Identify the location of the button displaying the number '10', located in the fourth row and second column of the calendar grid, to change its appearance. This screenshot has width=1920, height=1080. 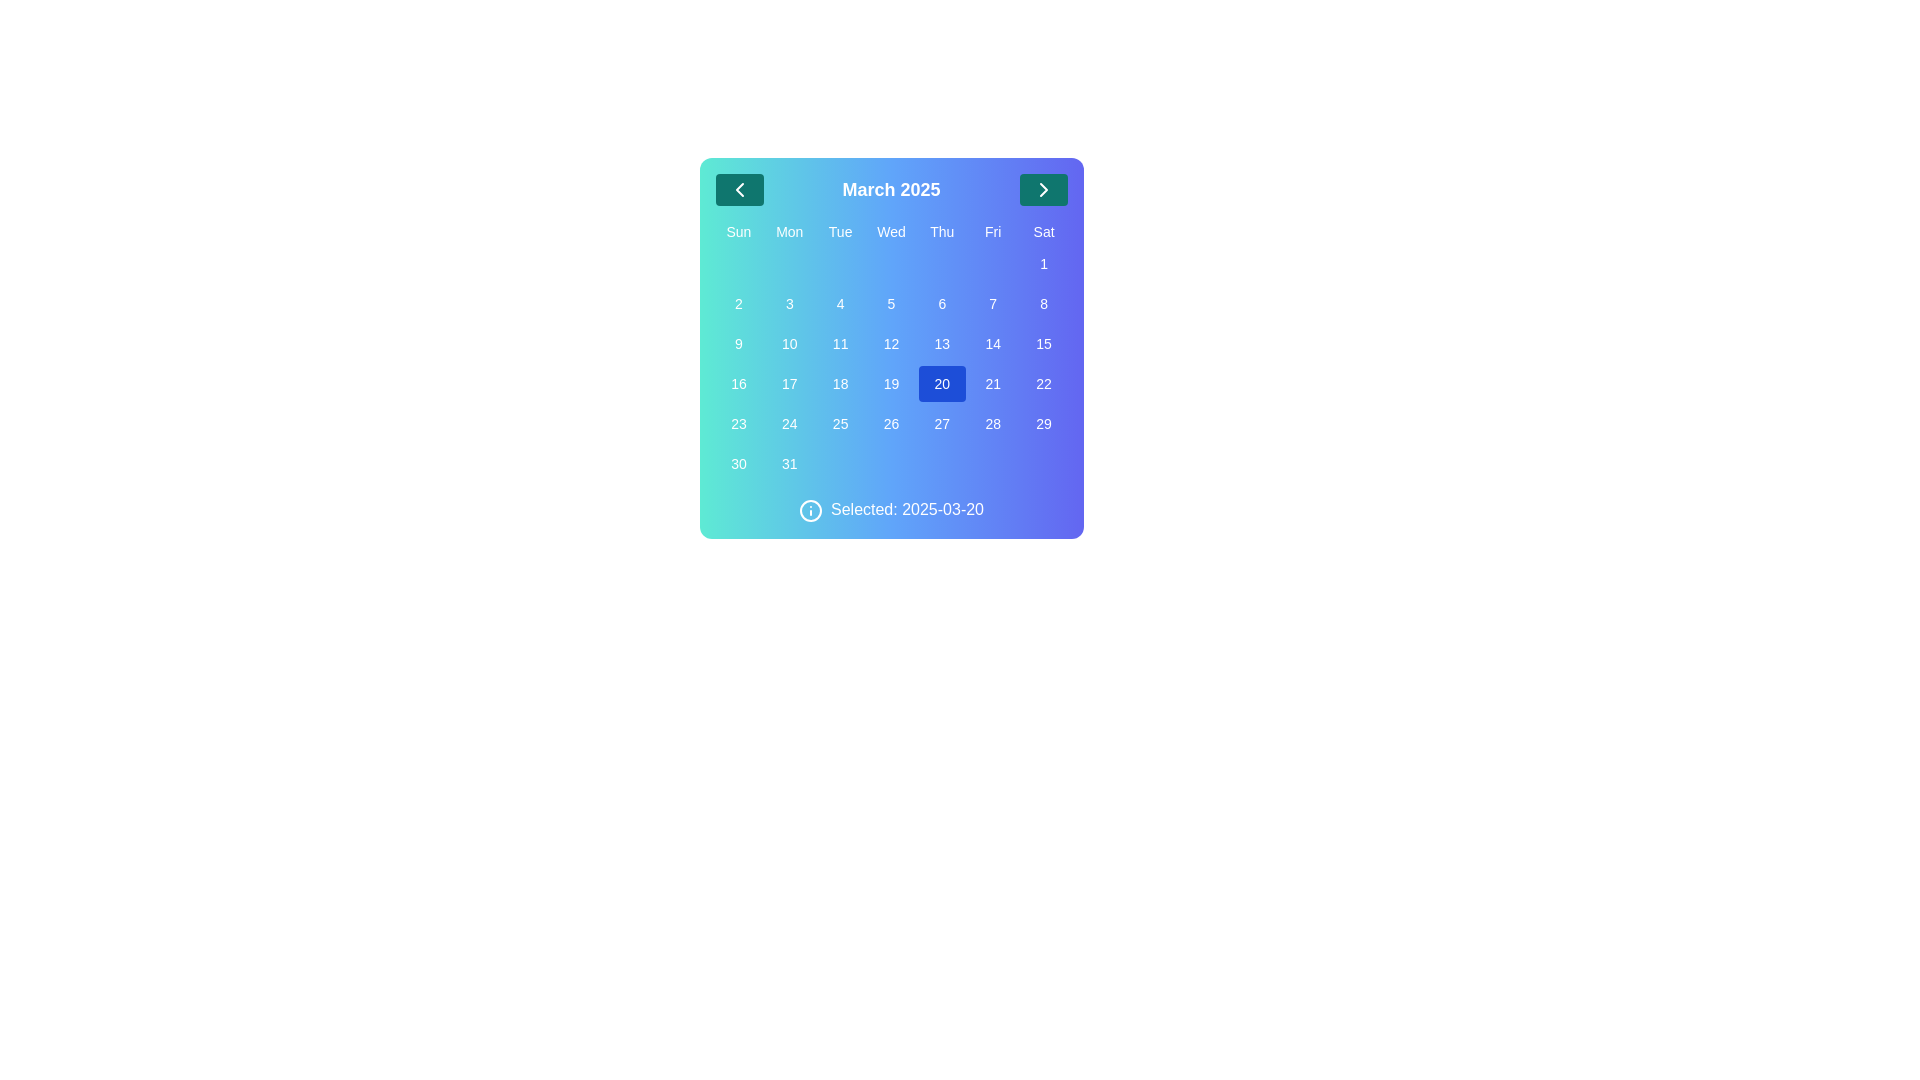
(788, 342).